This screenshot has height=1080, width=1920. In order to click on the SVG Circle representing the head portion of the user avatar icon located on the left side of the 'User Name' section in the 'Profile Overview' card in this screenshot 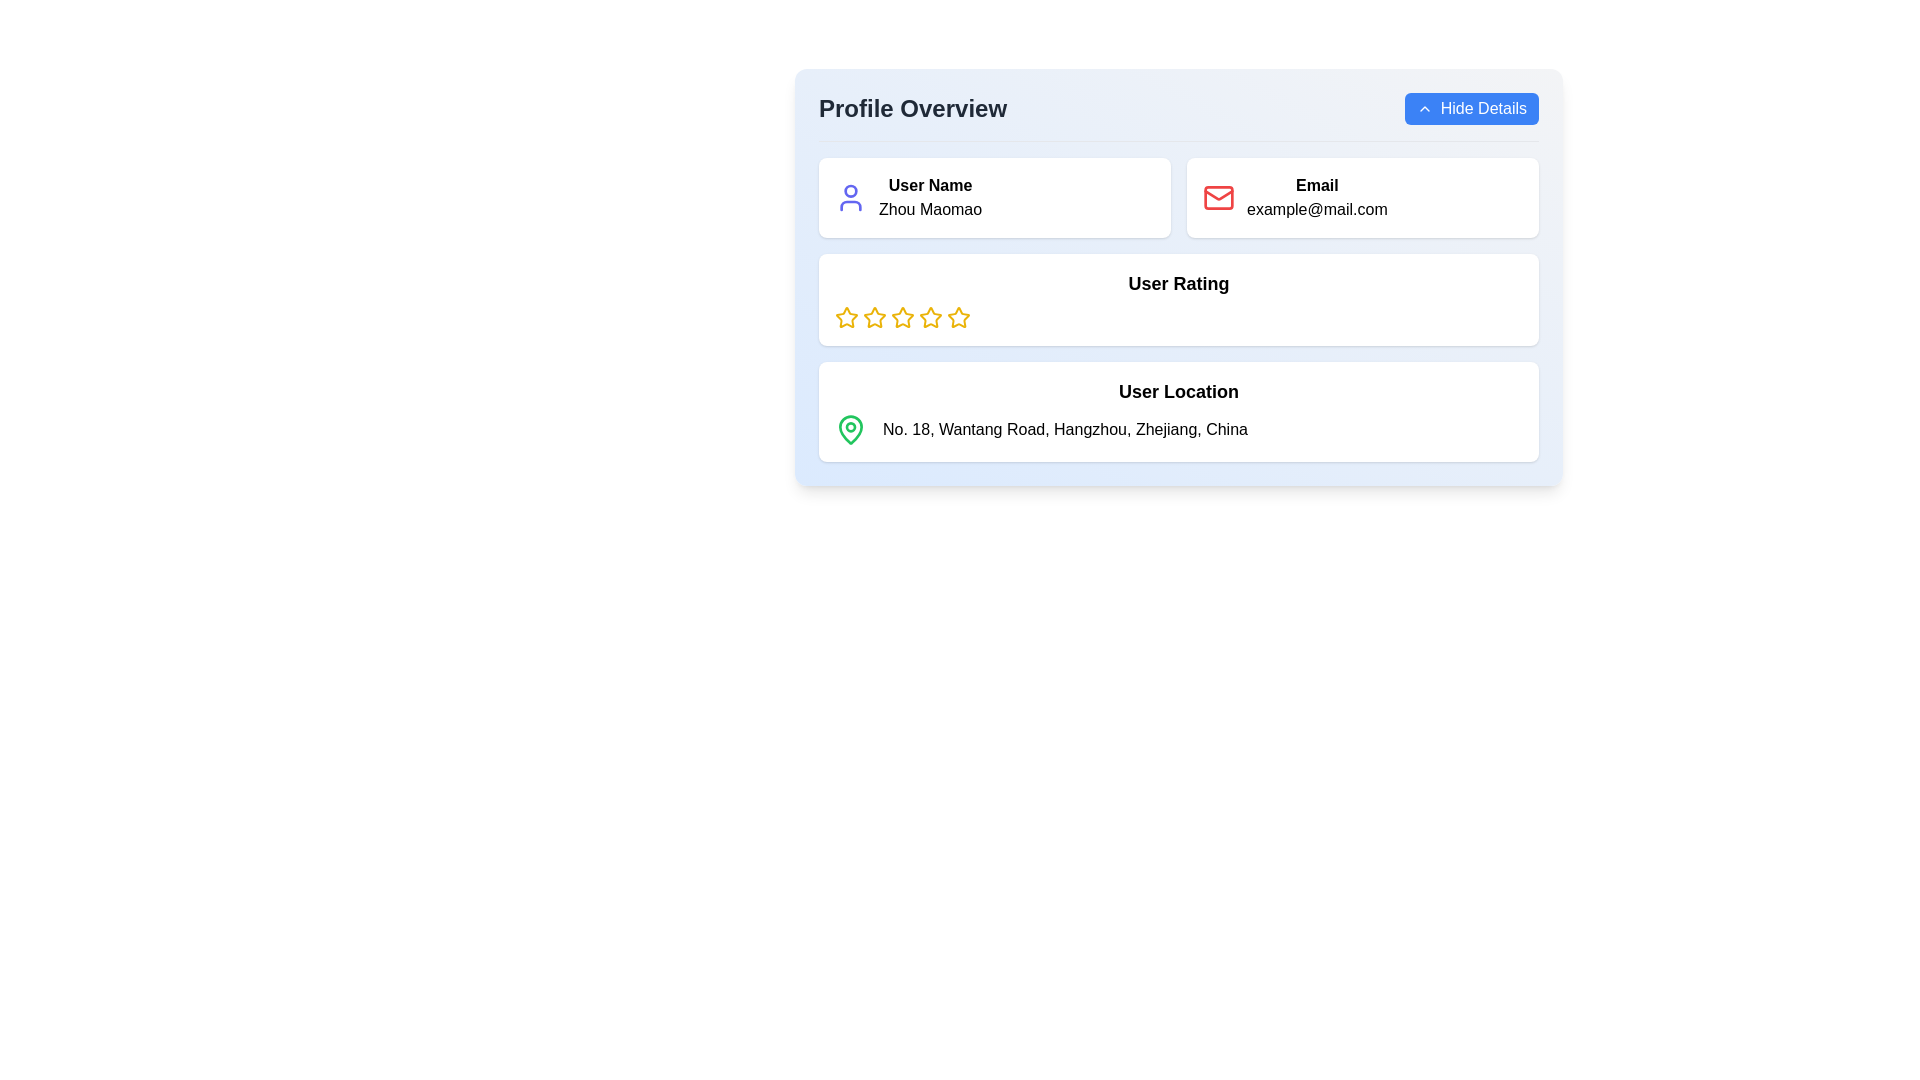, I will do `click(850, 191)`.